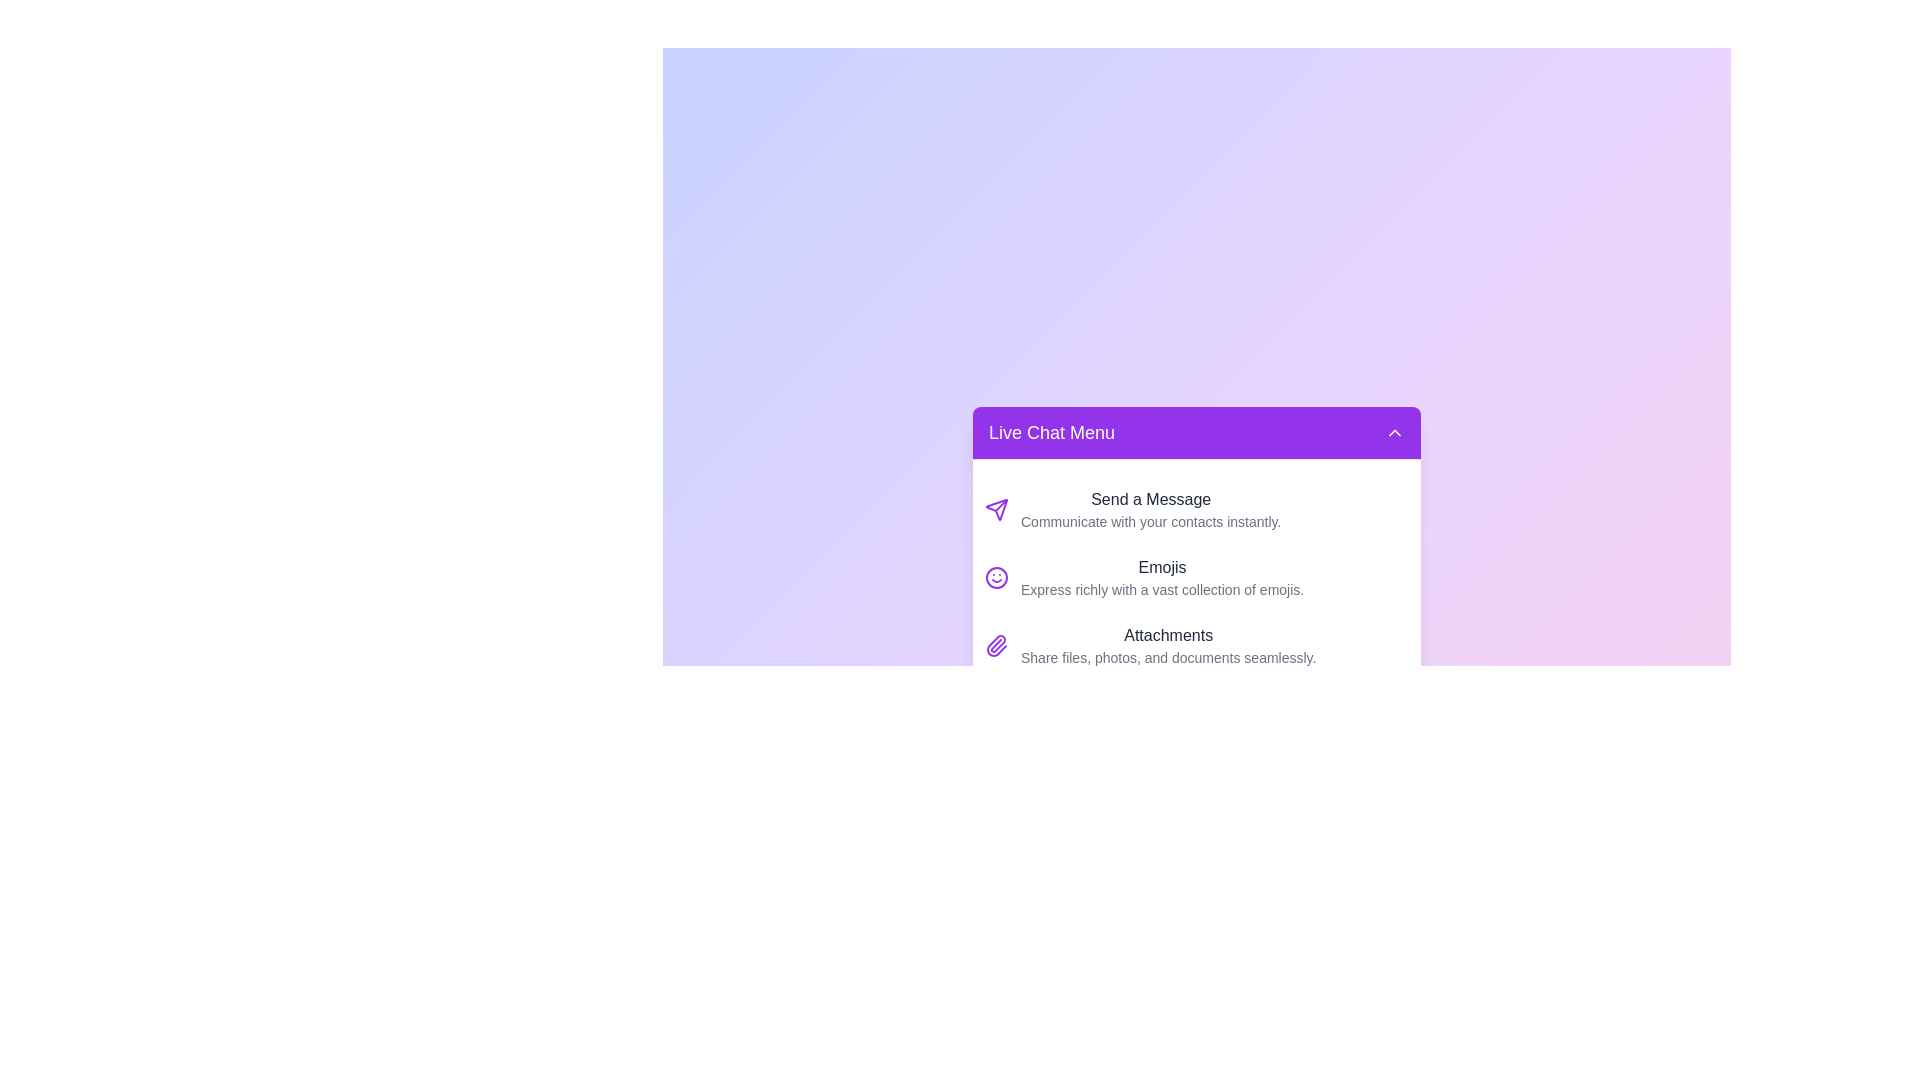 The width and height of the screenshot is (1920, 1080). Describe the element at coordinates (1196, 508) in the screenshot. I see `the menu item labeled Send a Message to see its hover effect` at that location.